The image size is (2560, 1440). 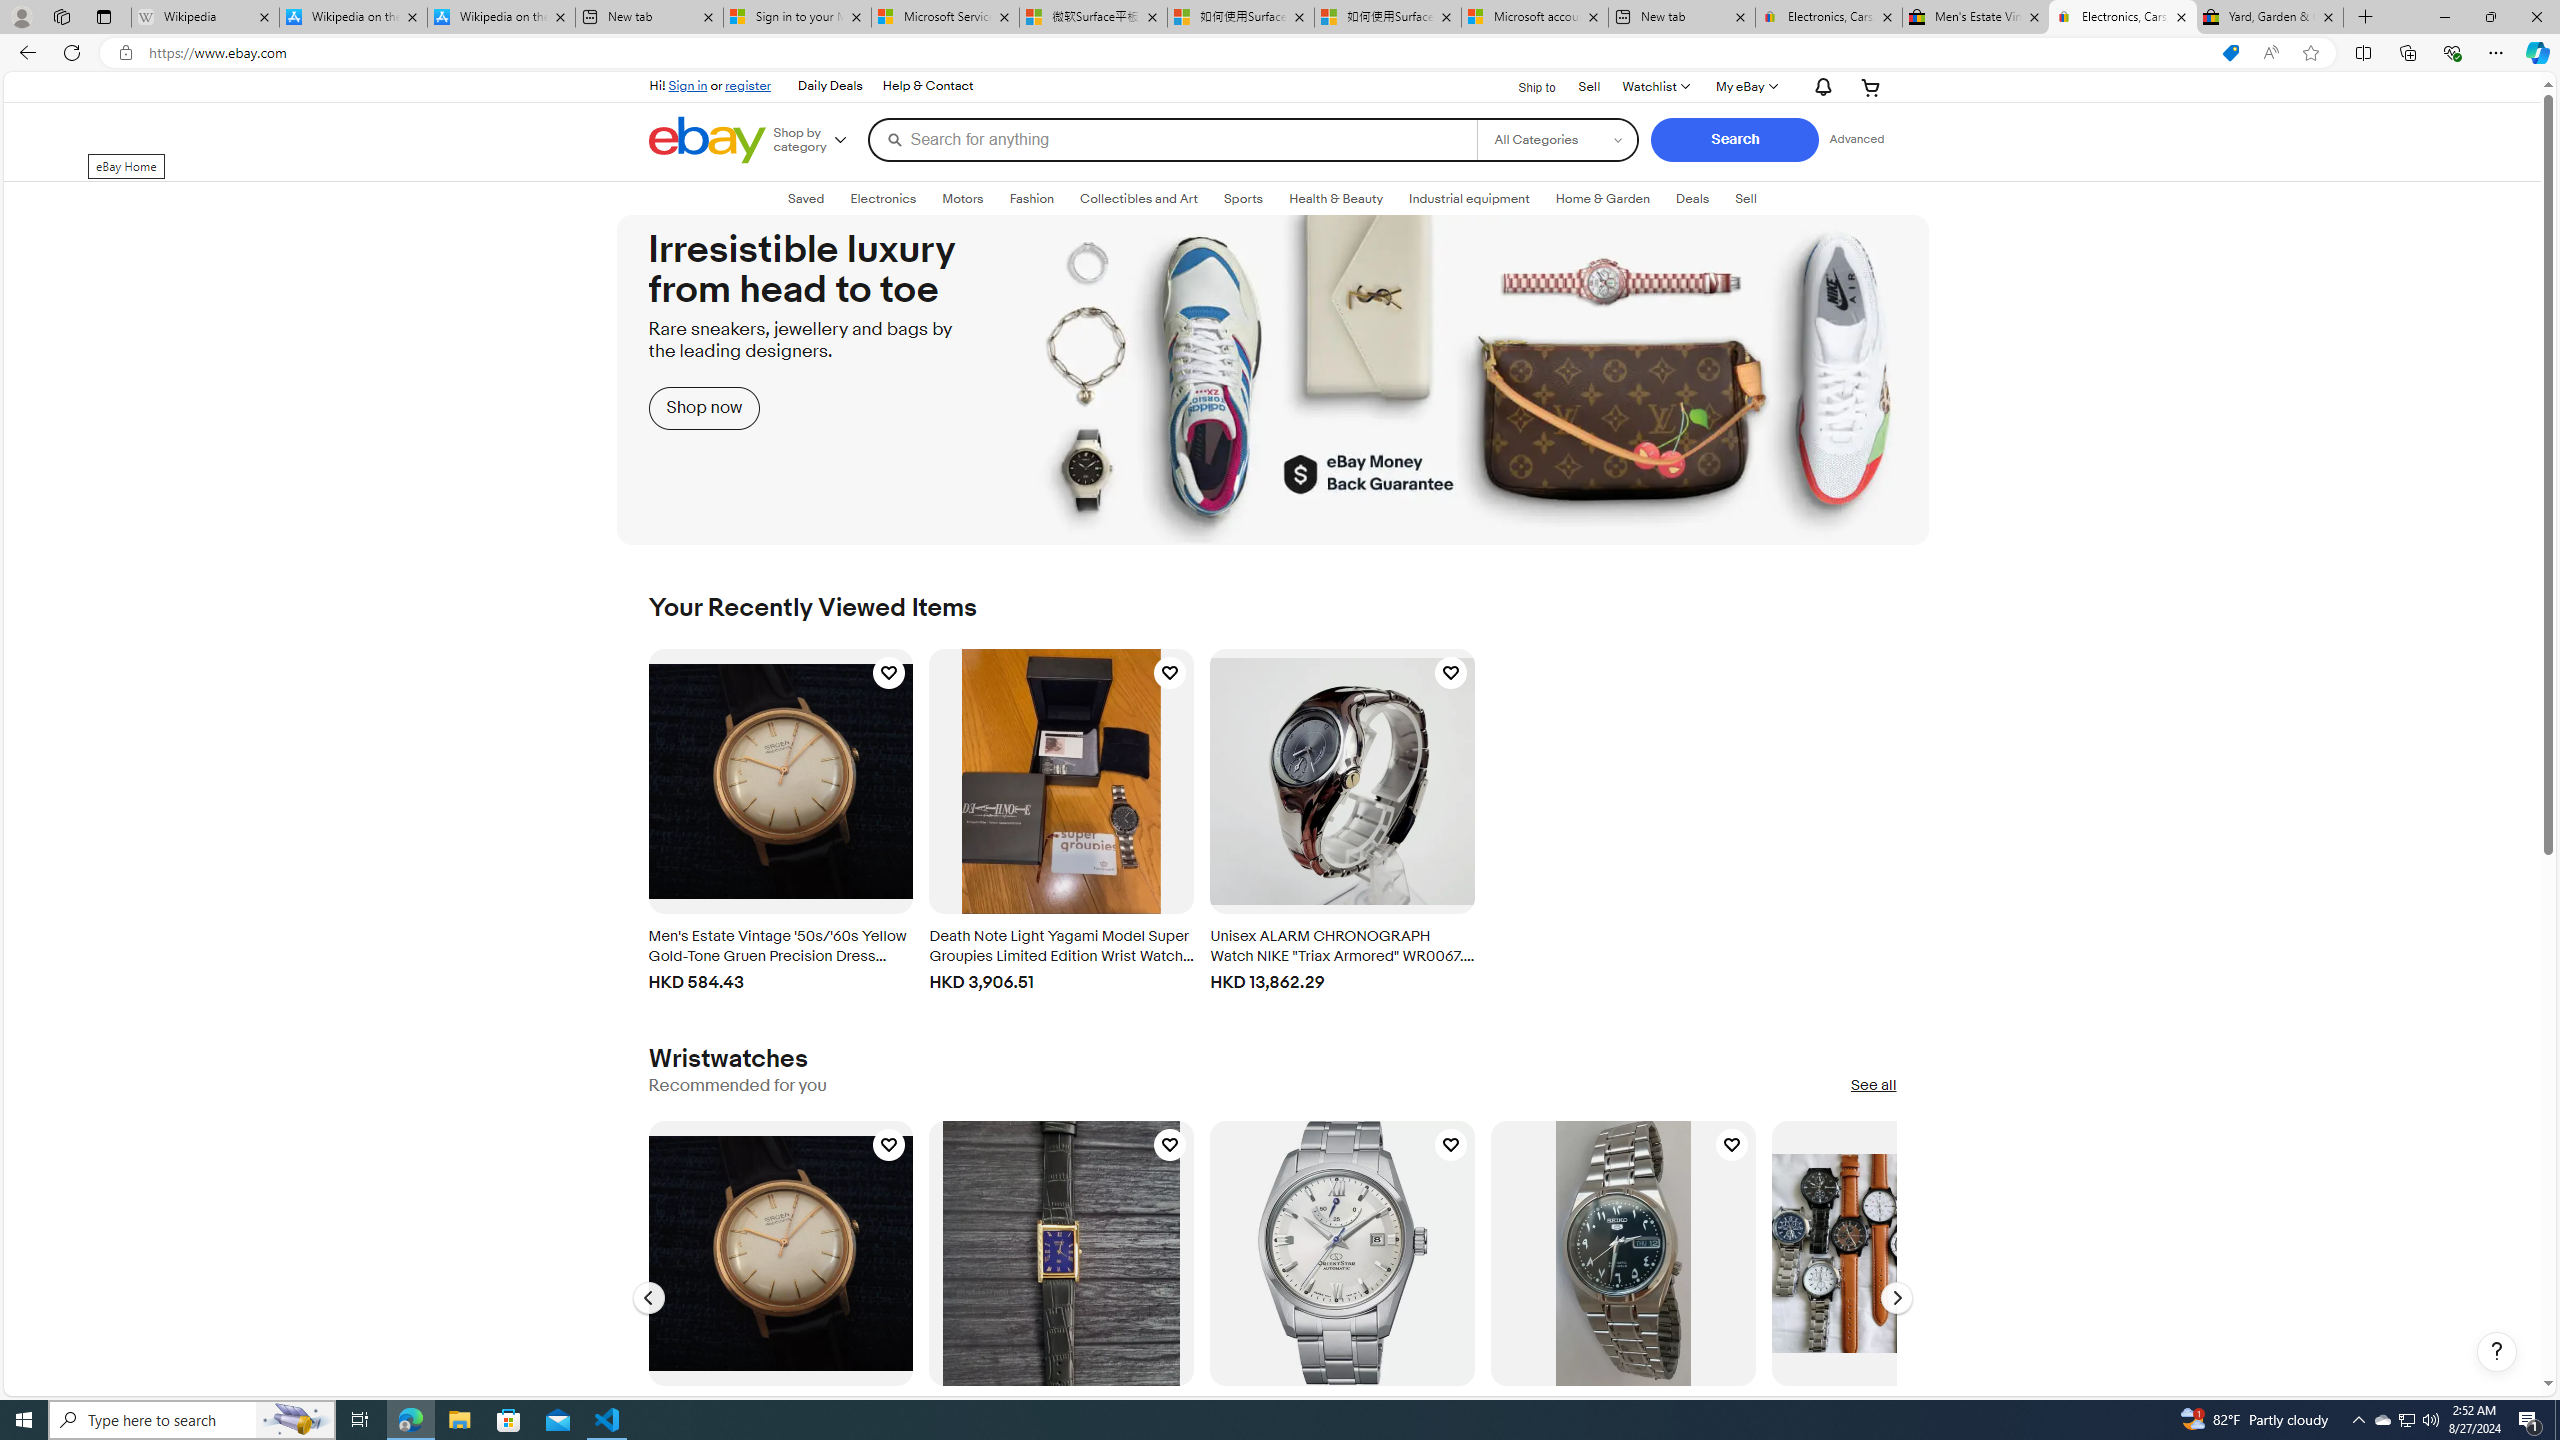 What do you see at coordinates (727, 1058) in the screenshot?
I see `'Wristwatches'` at bounding box center [727, 1058].